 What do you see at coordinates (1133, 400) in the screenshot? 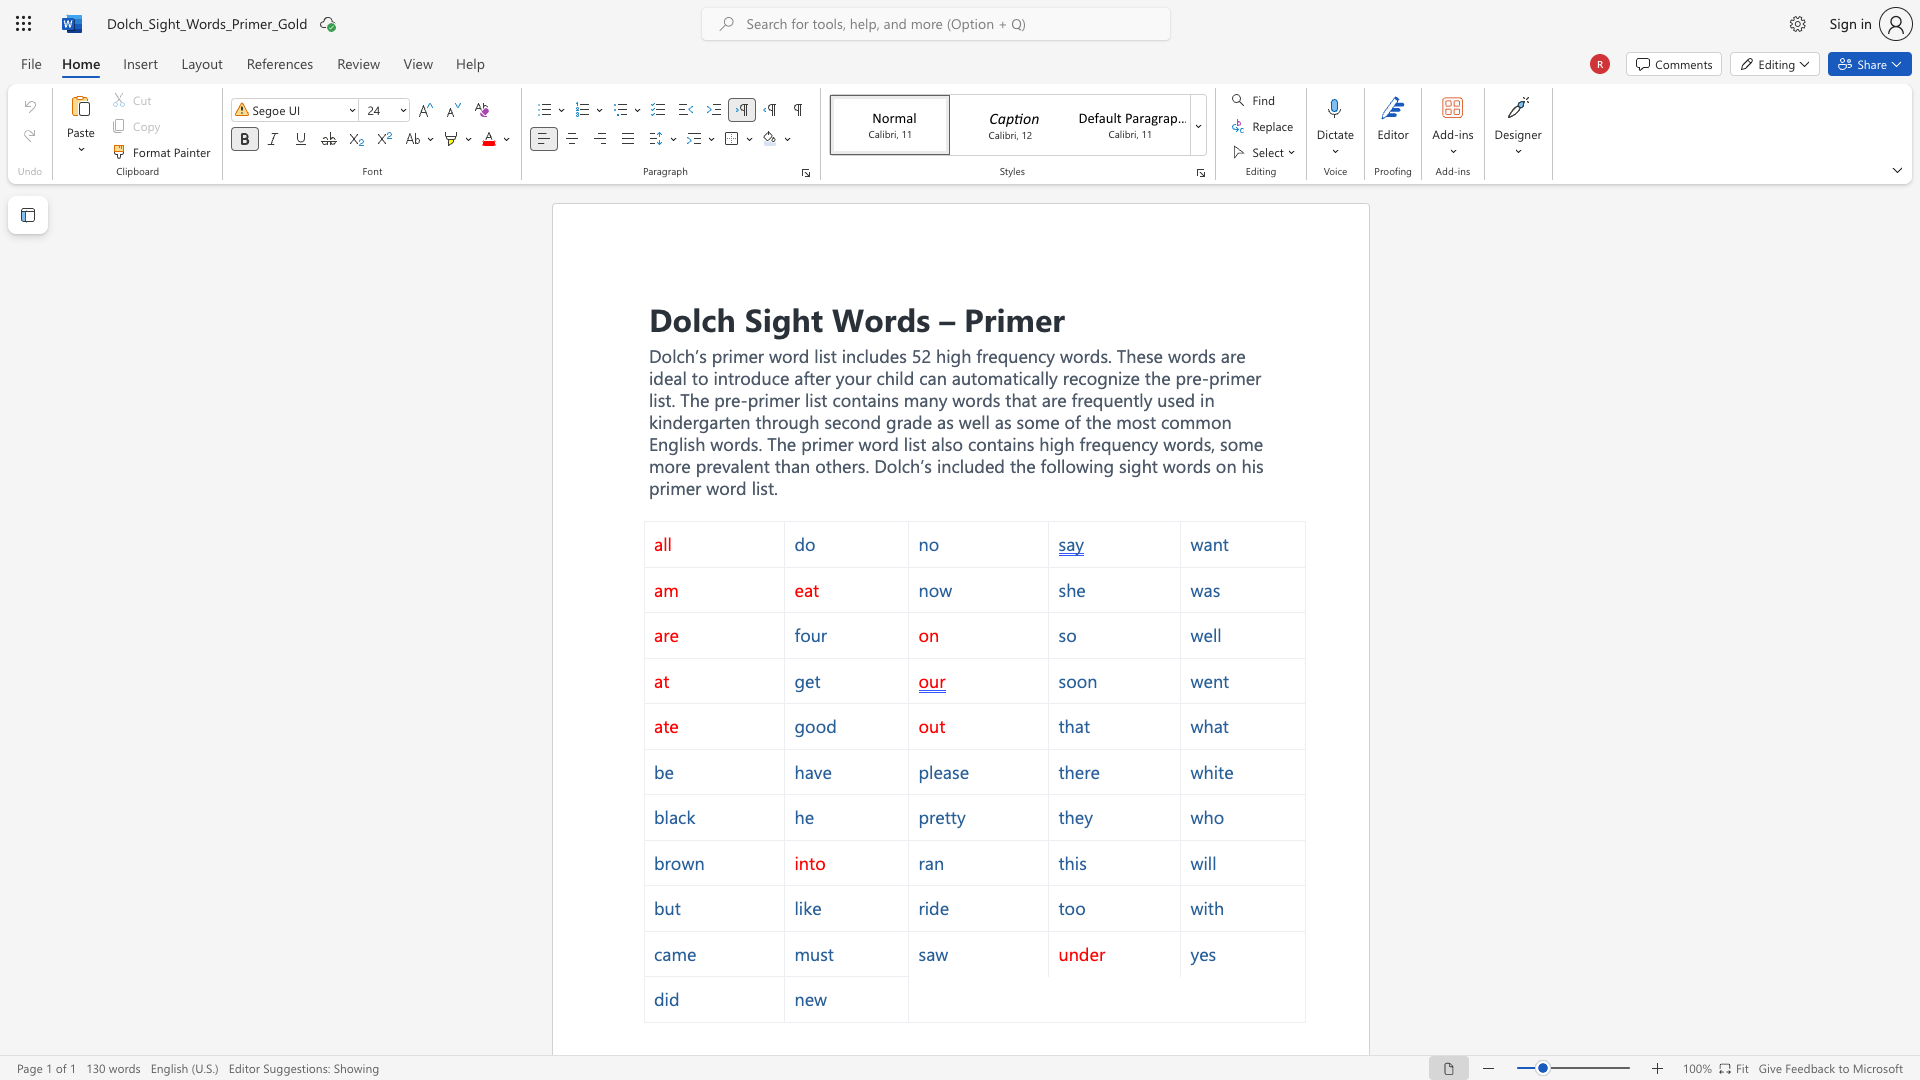
I see `the subset text "tly" within the text "frequently"` at bounding box center [1133, 400].